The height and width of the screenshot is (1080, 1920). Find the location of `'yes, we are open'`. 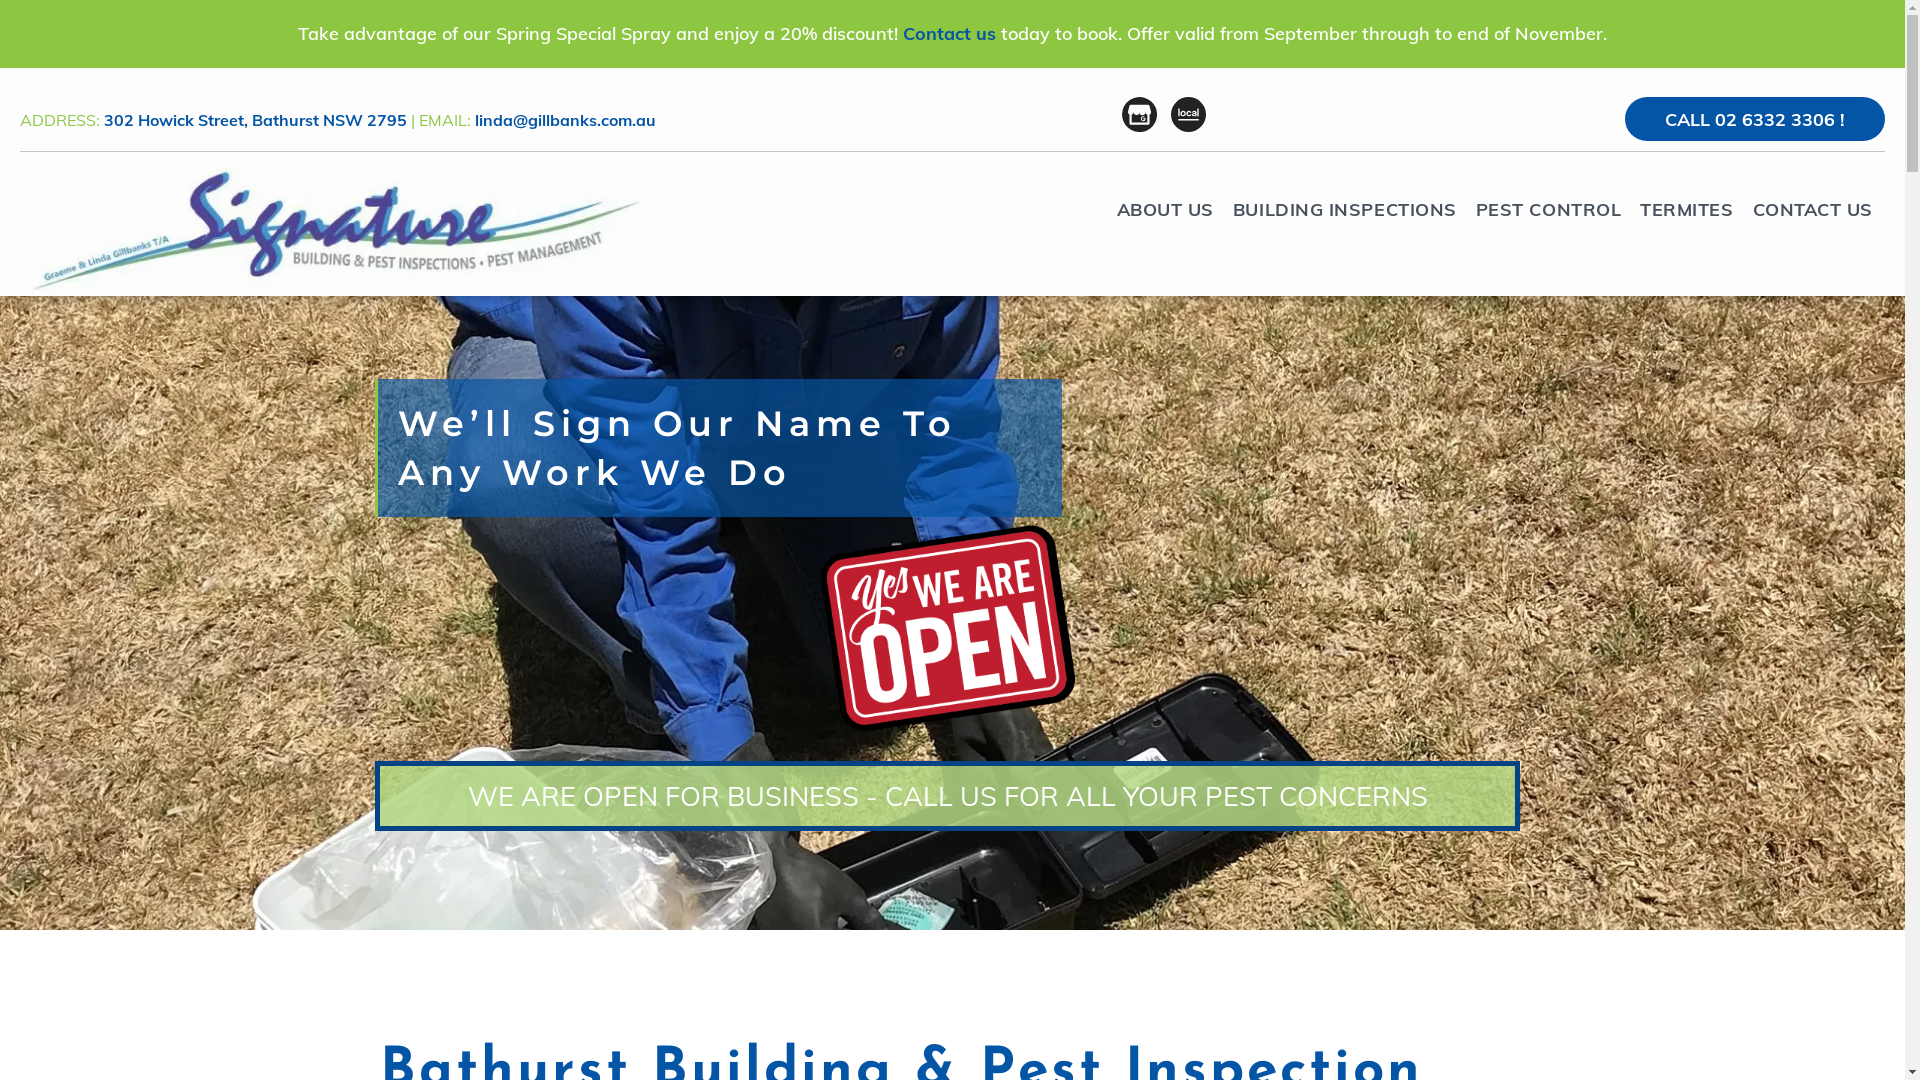

'yes, we are open' is located at coordinates (820, 627).